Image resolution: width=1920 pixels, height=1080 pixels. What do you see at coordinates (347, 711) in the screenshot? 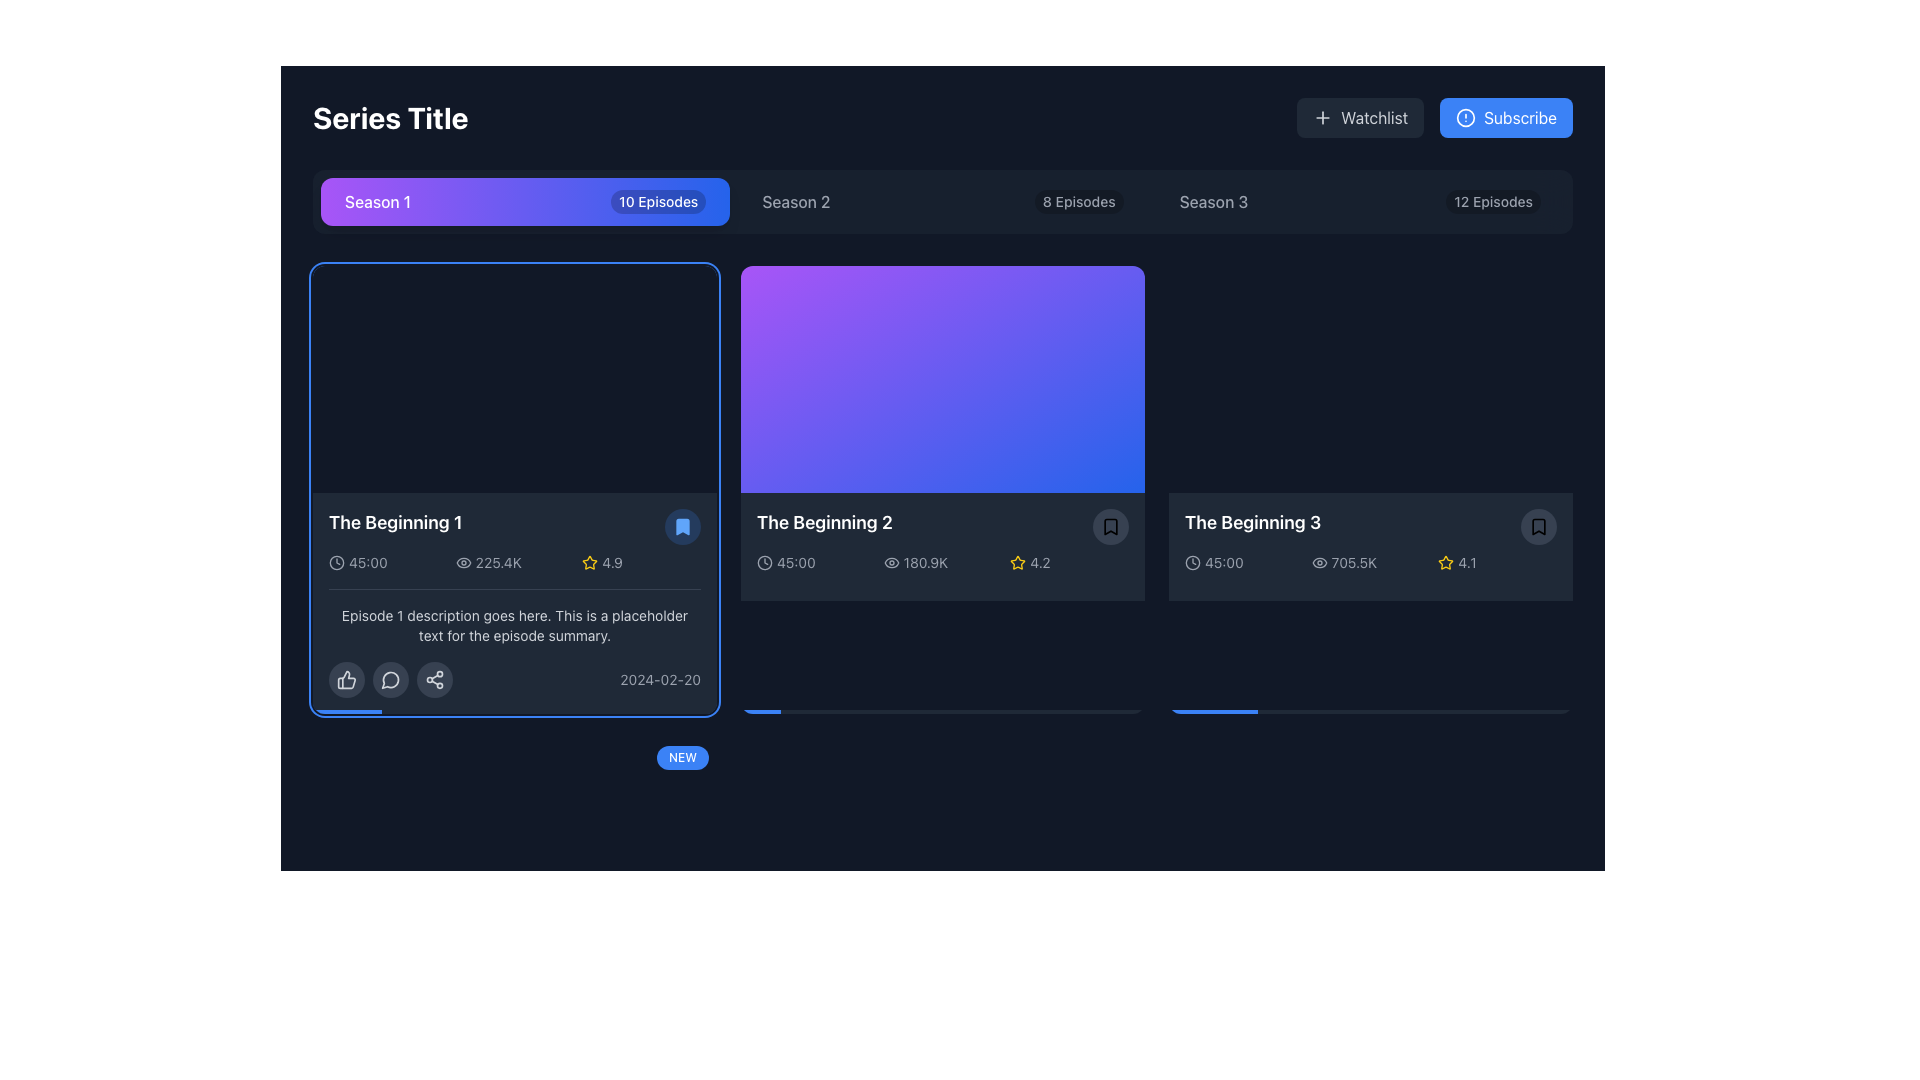
I see `the Progress Indicator (Inner Bar) at the bottom edge of the card for 'The Beginning 1', which is a thin blue horizontal bar occupying 17% of the total width` at bounding box center [347, 711].